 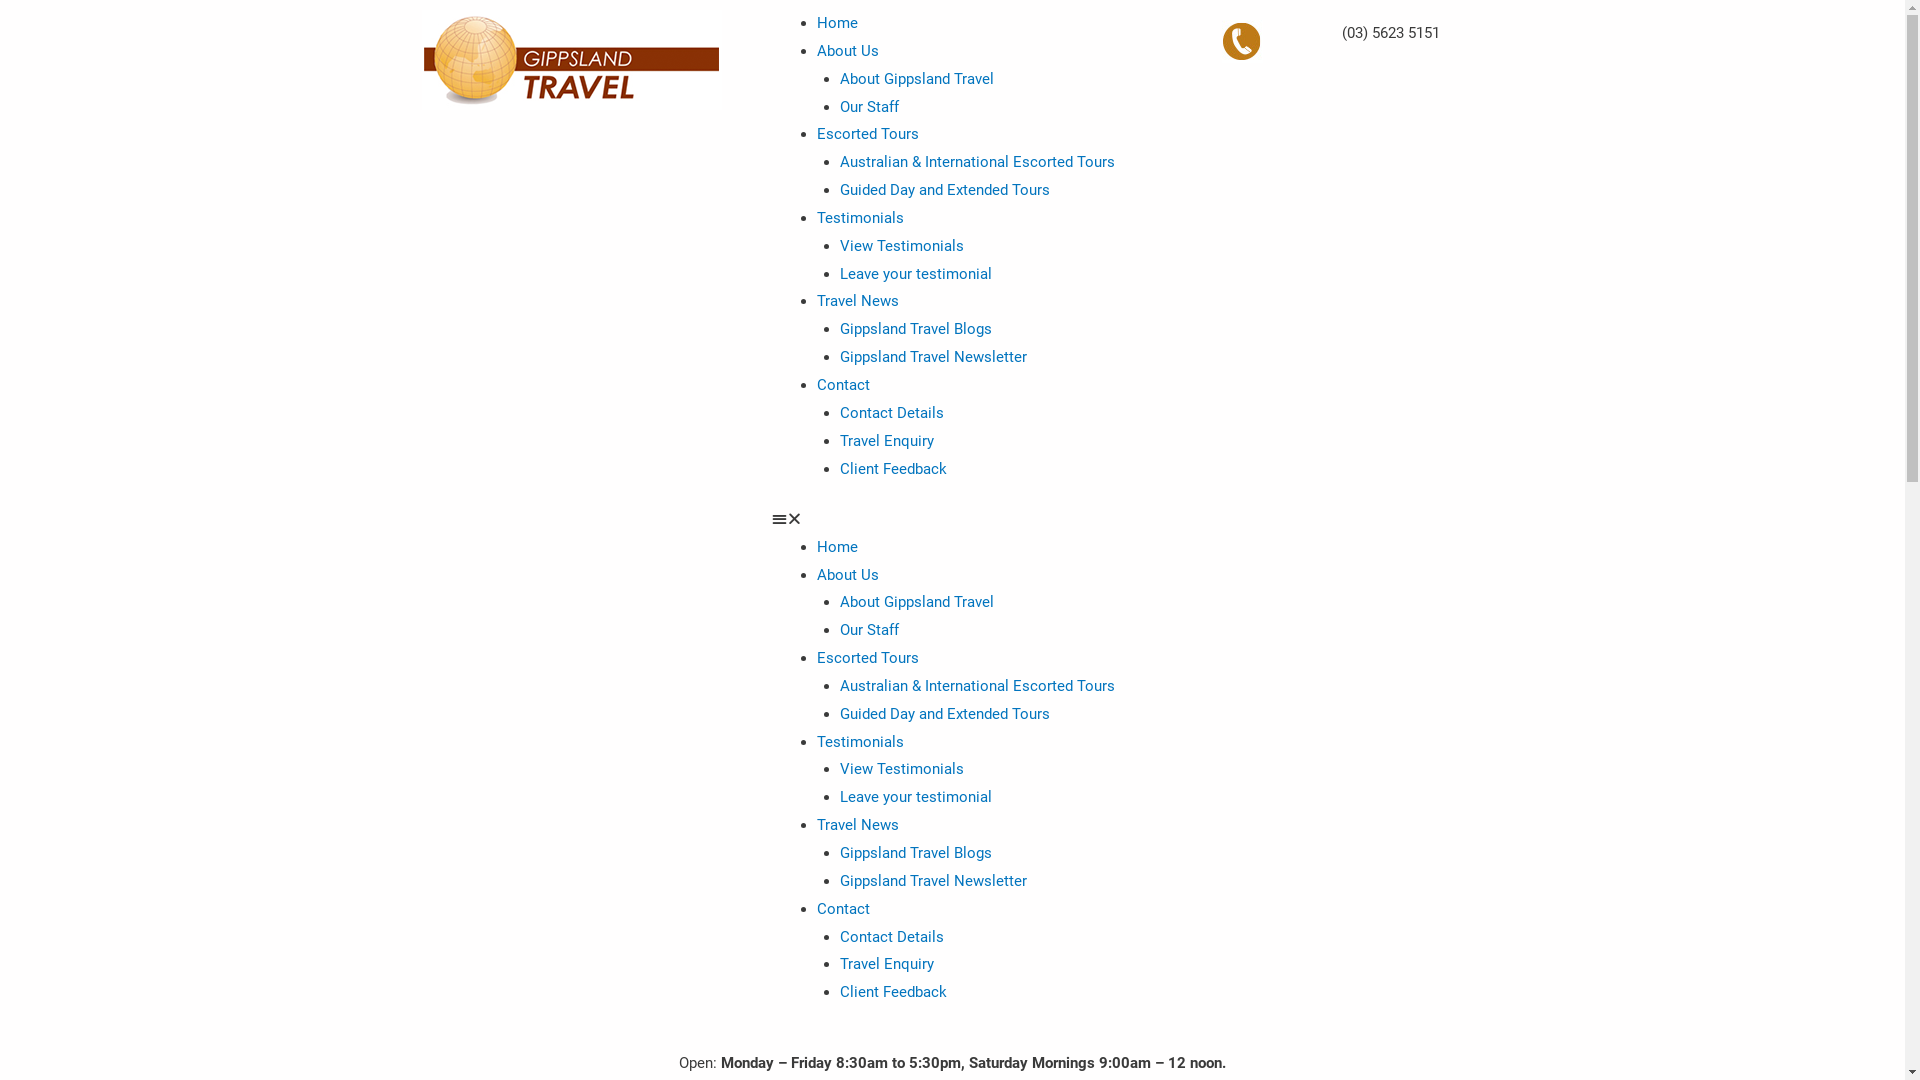 What do you see at coordinates (843, 909) in the screenshot?
I see `'Contact'` at bounding box center [843, 909].